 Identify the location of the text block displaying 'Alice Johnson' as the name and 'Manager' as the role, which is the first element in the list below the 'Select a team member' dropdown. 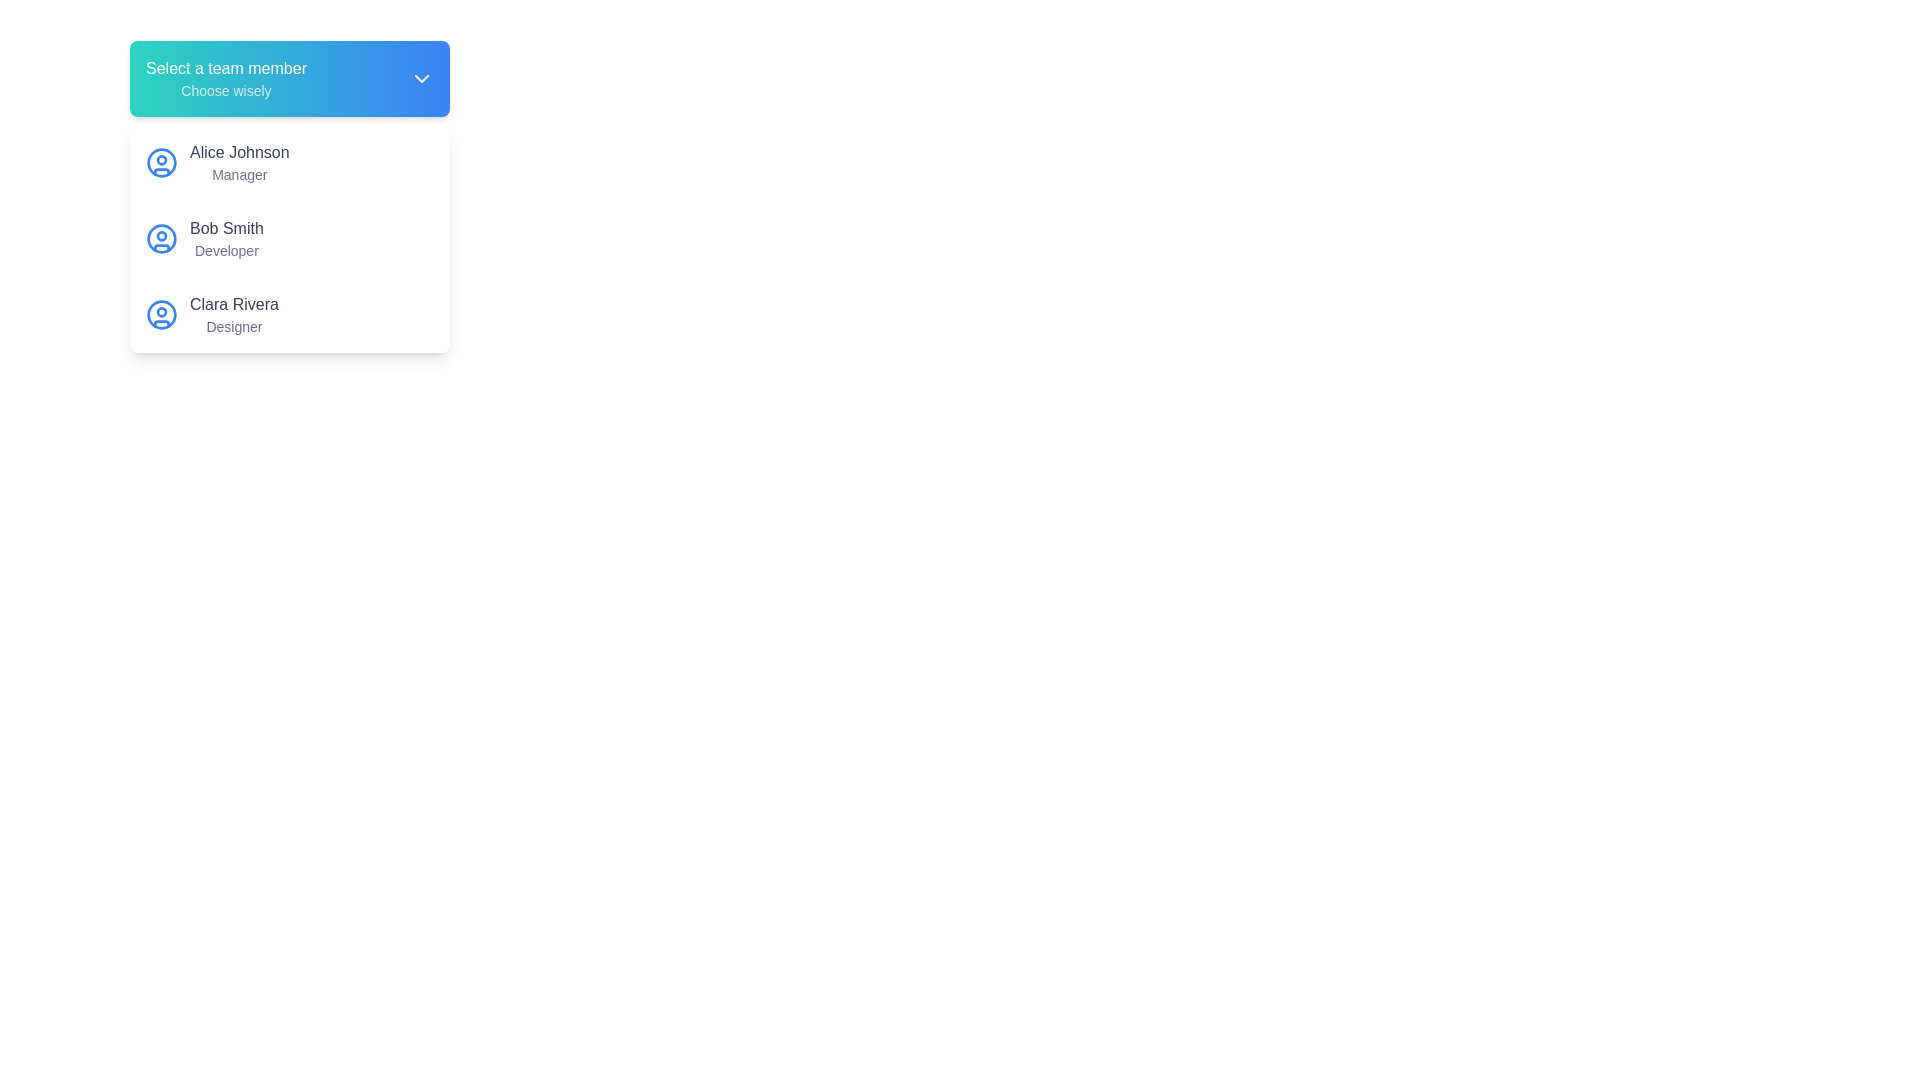
(239, 161).